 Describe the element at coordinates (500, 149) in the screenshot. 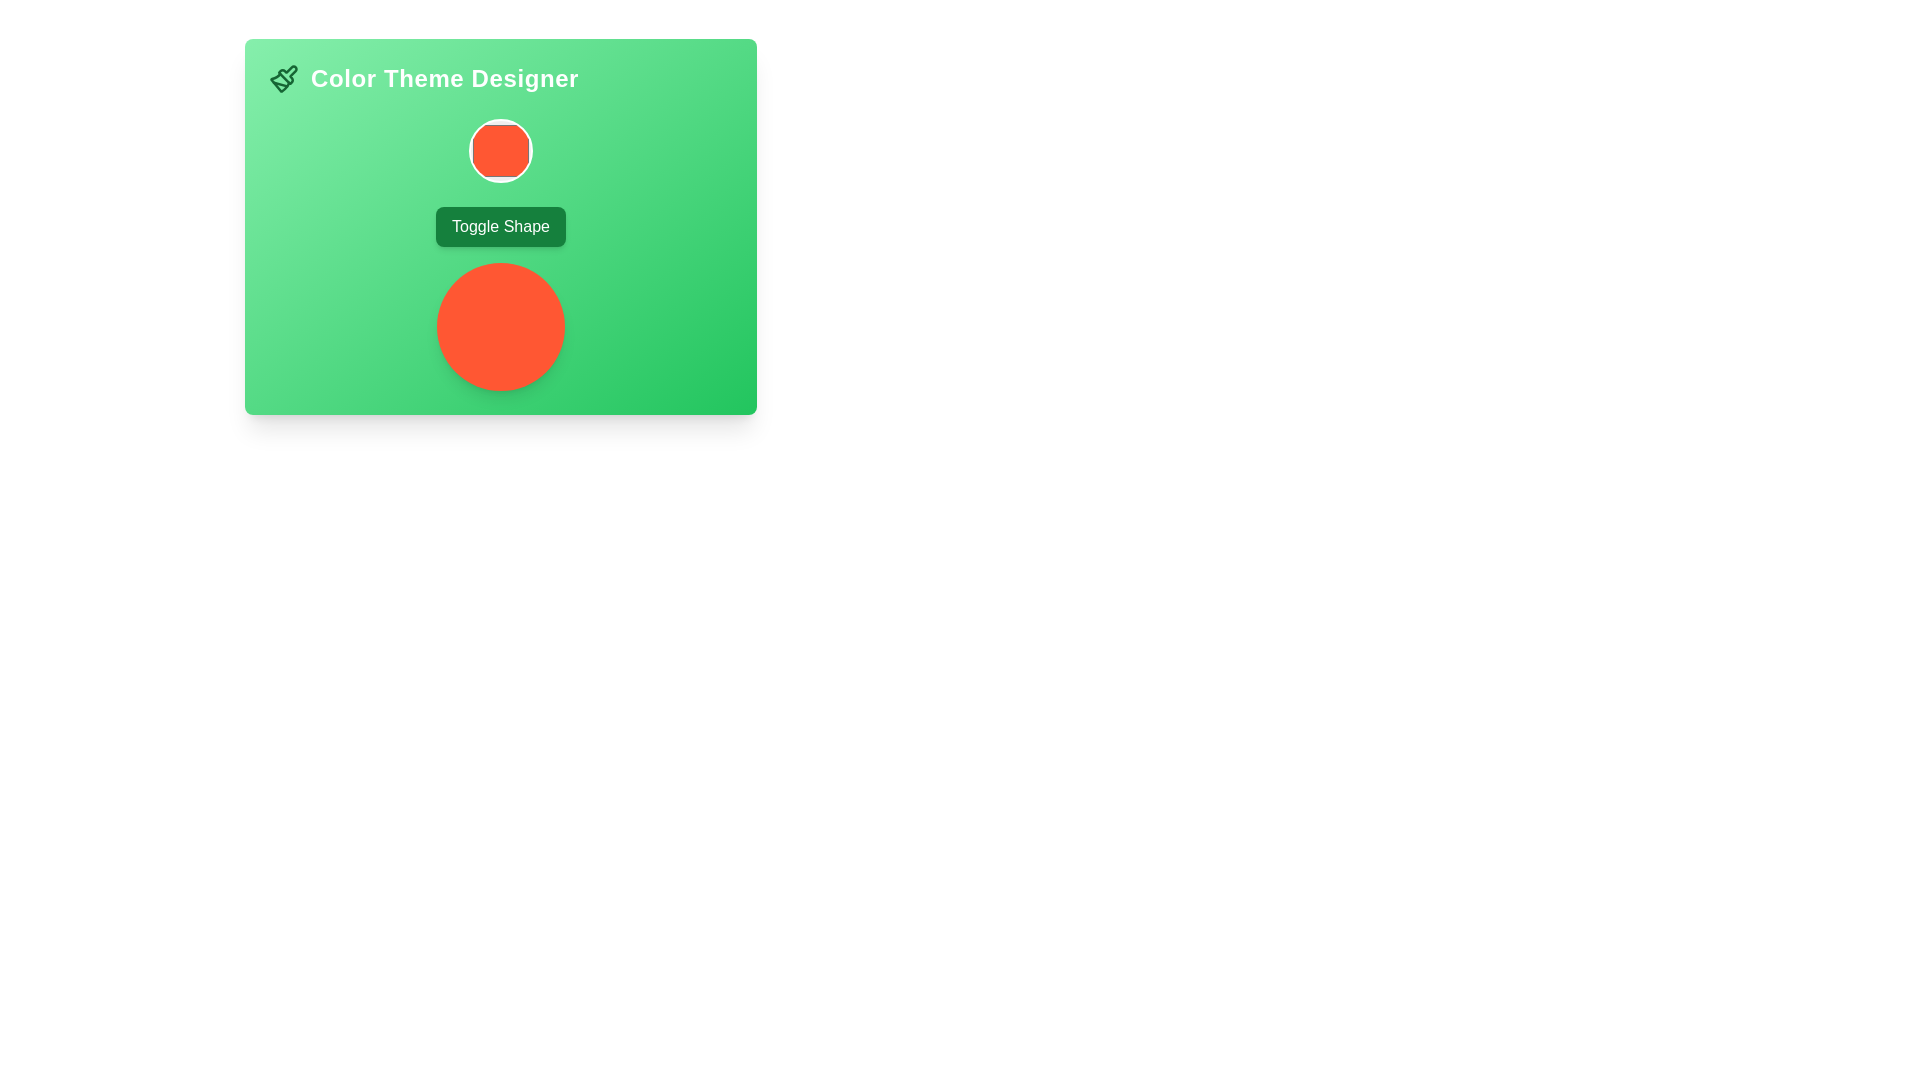

I see `the interactive color button, which is a circular orange button with a white border located beneath the 'Color Theme Designer' header` at that location.